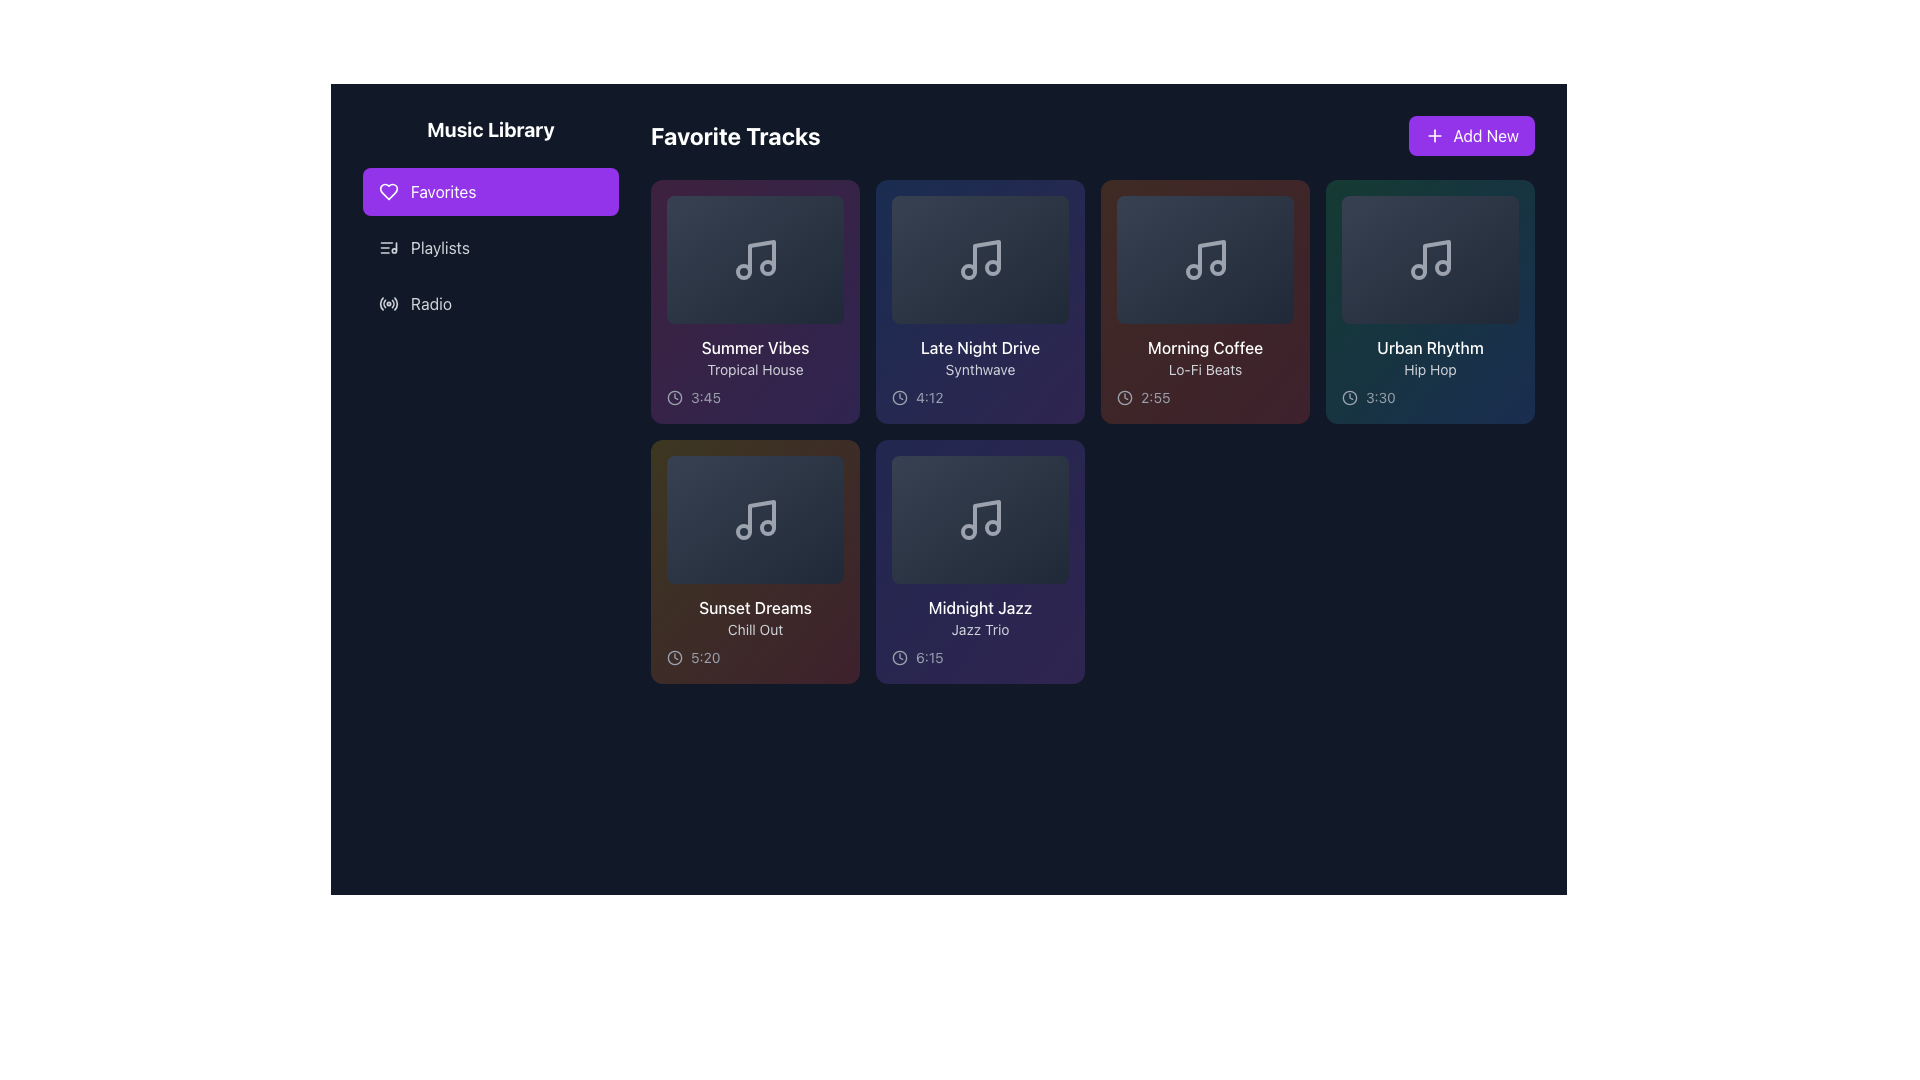 This screenshot has width=1920, height=1080. What do you see at coordinates (980, 519) in the screenshot?
I see `the music note SVG icon located in the third card of the second row in the grid layout of favorite tracks` at bounding box center [980, 519].